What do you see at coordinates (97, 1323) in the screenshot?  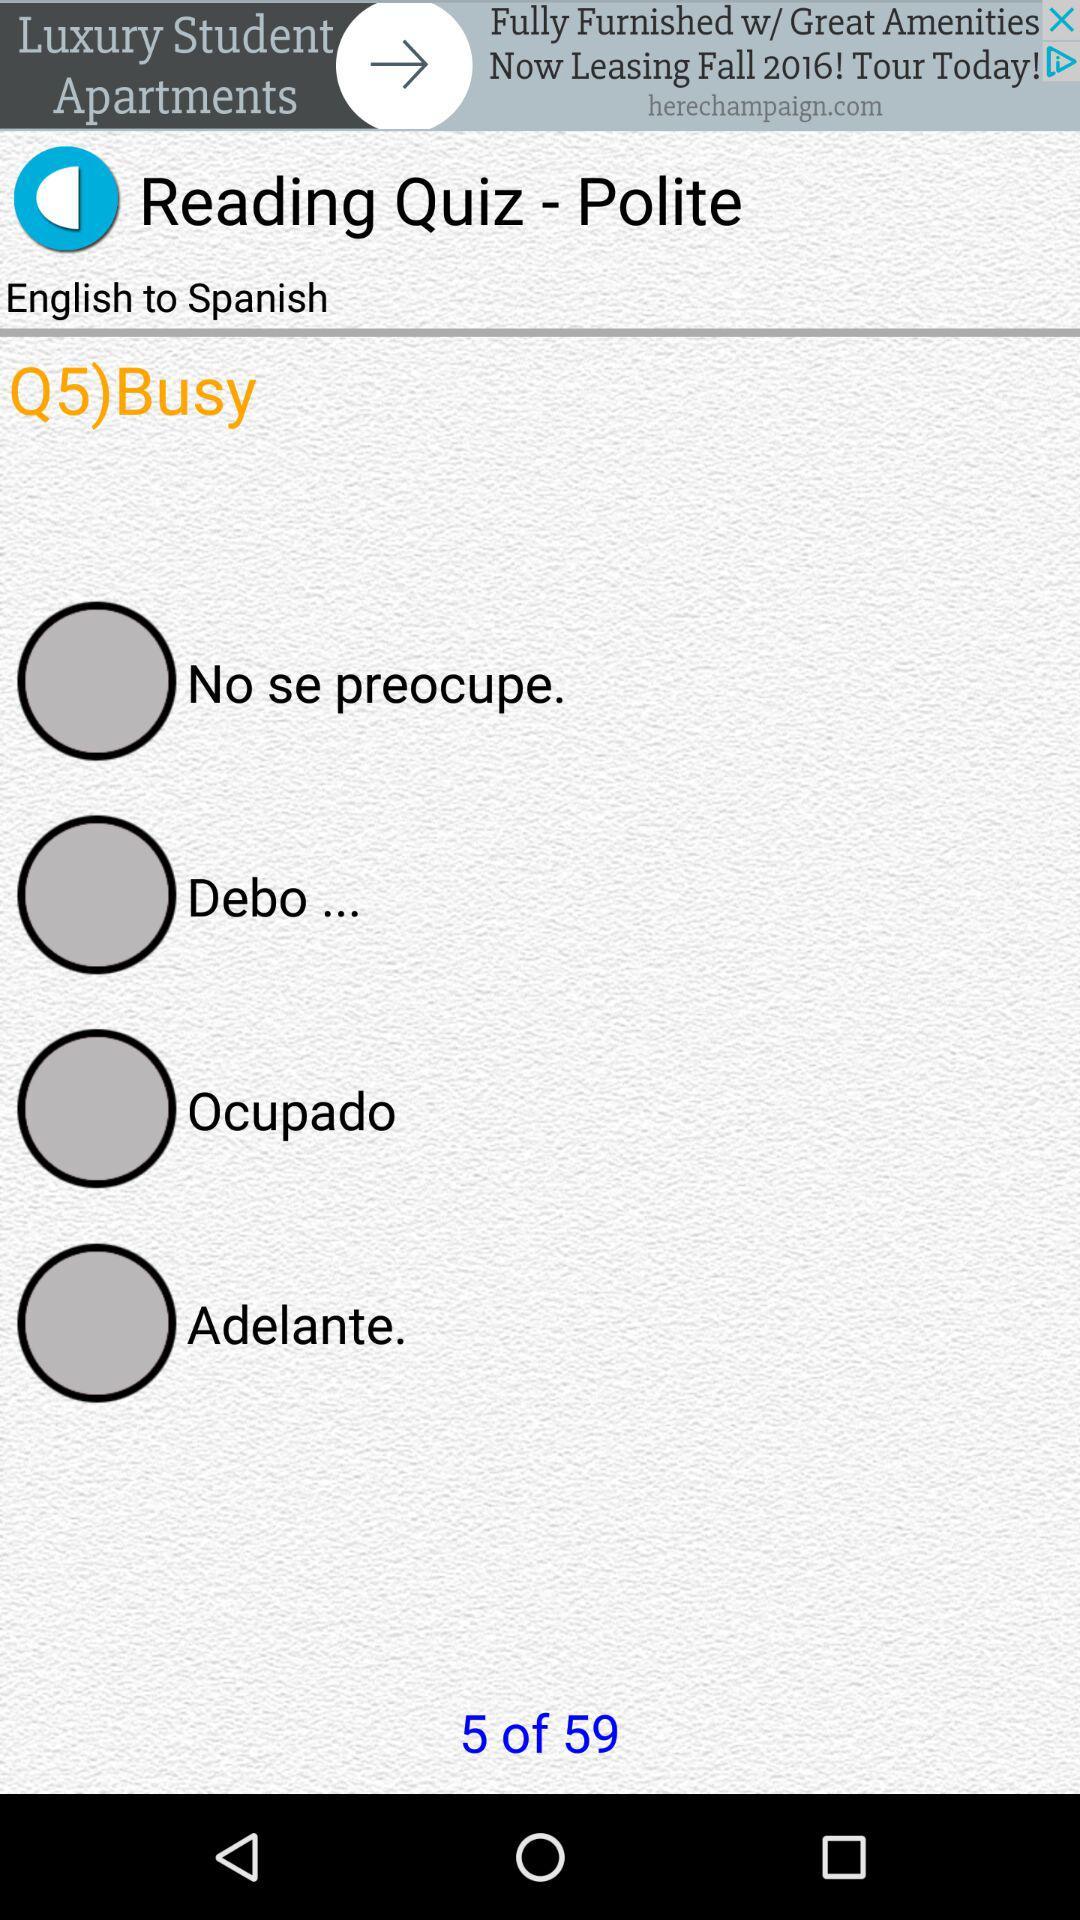 I see `adelante` at bounding box center [97, 1323].